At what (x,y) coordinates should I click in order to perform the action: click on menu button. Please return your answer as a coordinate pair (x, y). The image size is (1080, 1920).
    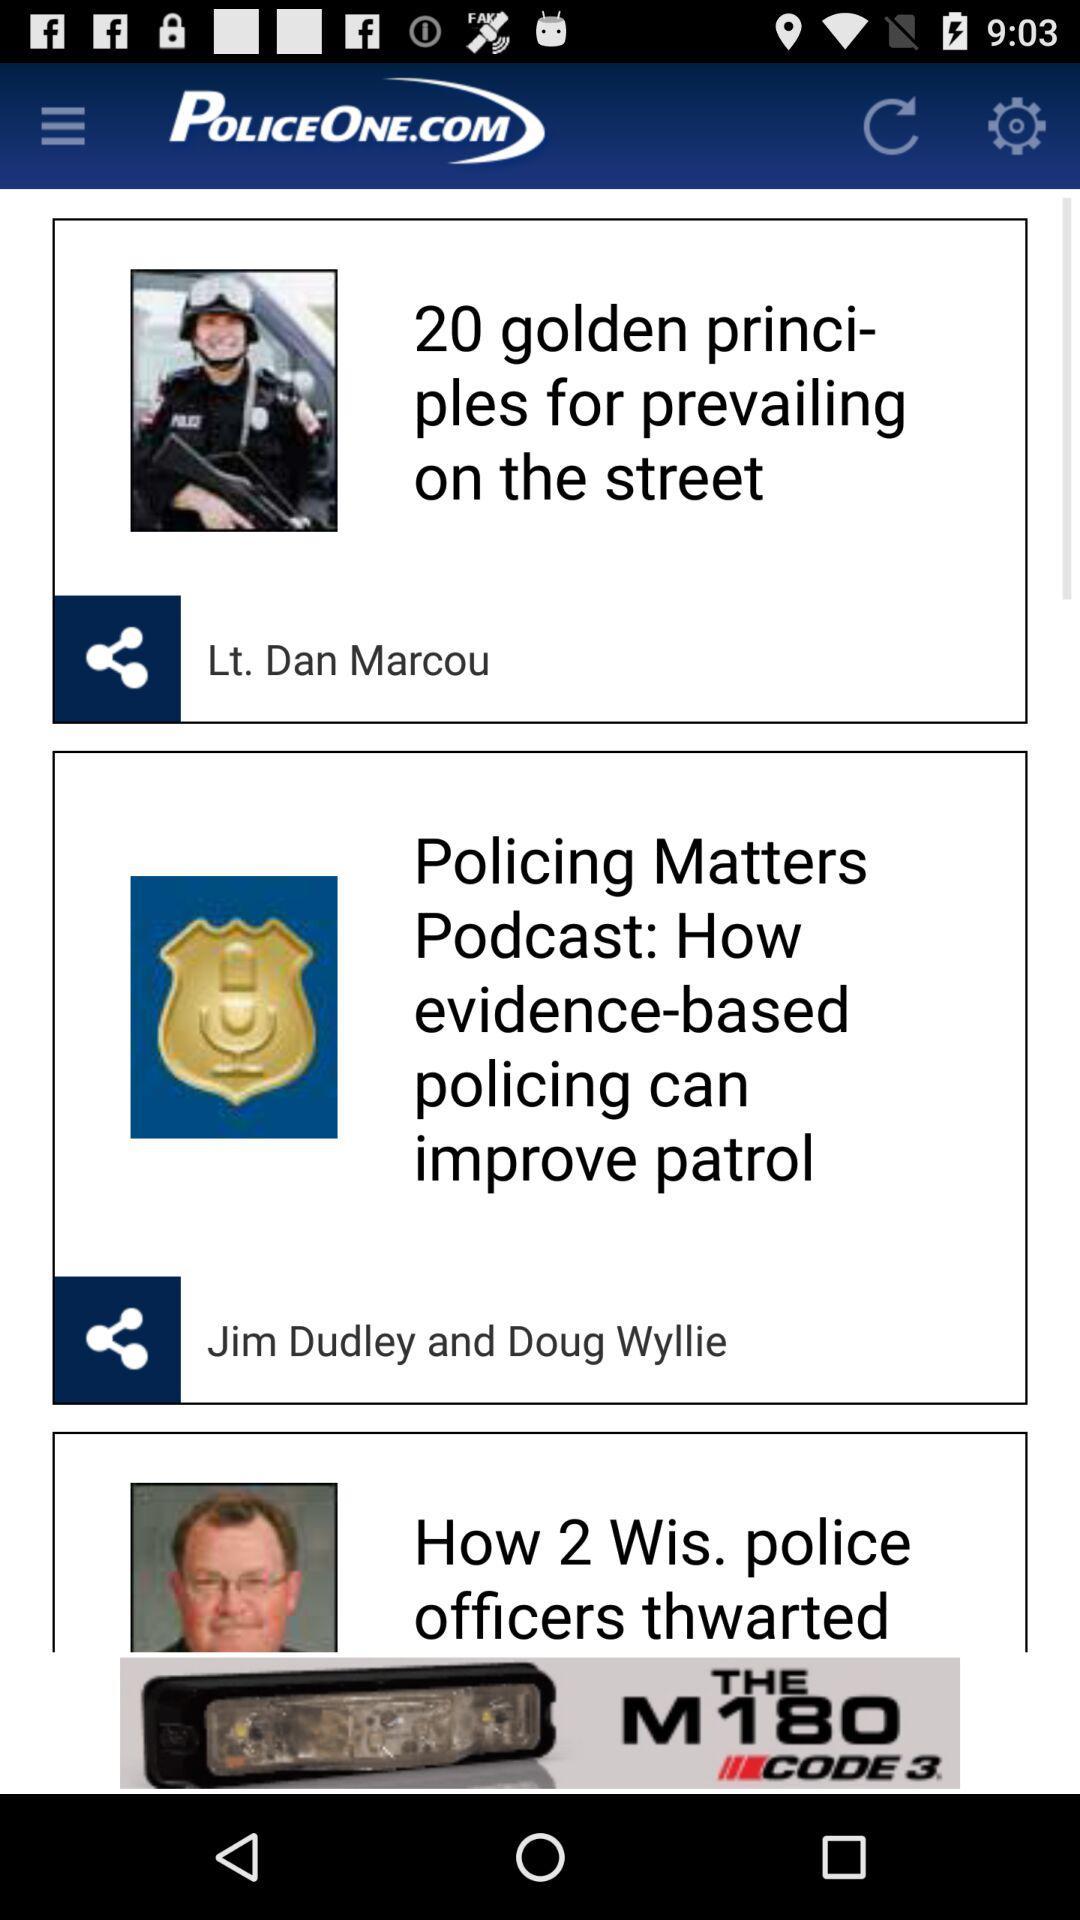
    Looking at the image, I should click on (61, 124).